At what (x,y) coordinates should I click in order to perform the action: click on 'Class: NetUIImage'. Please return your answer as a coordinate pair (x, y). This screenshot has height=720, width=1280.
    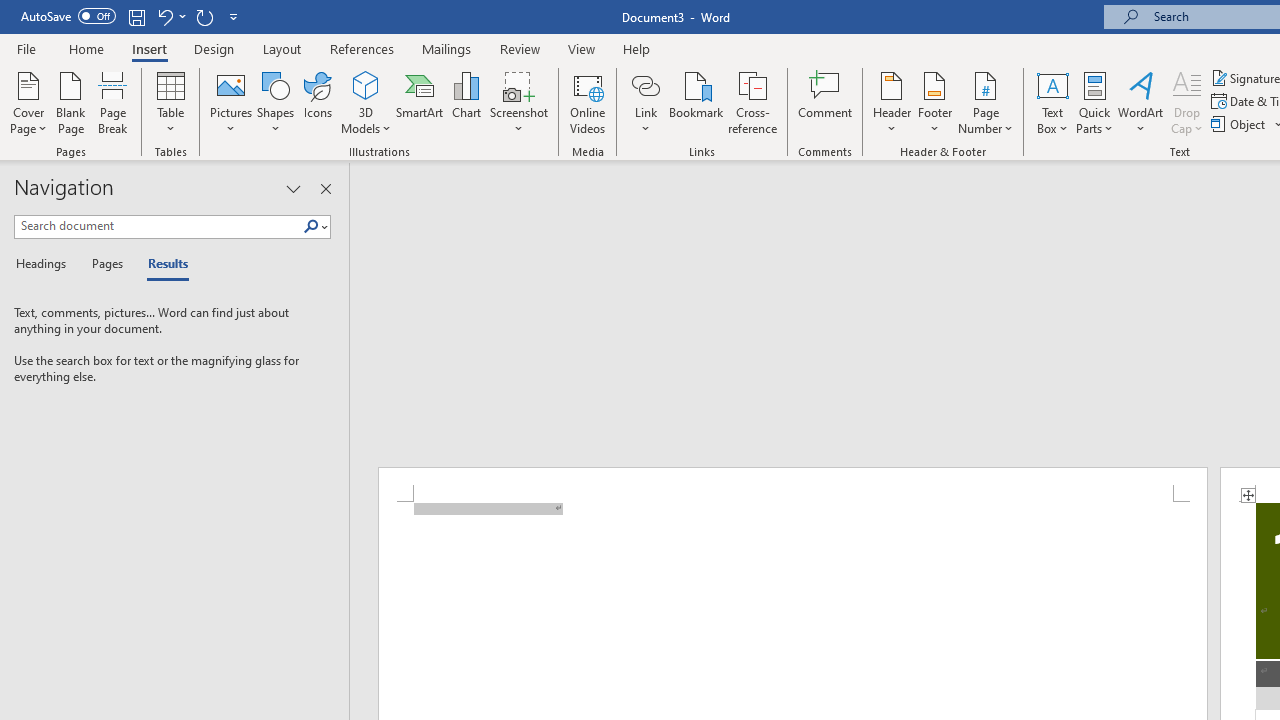
    Looking at the image, I should click on (310, 225).